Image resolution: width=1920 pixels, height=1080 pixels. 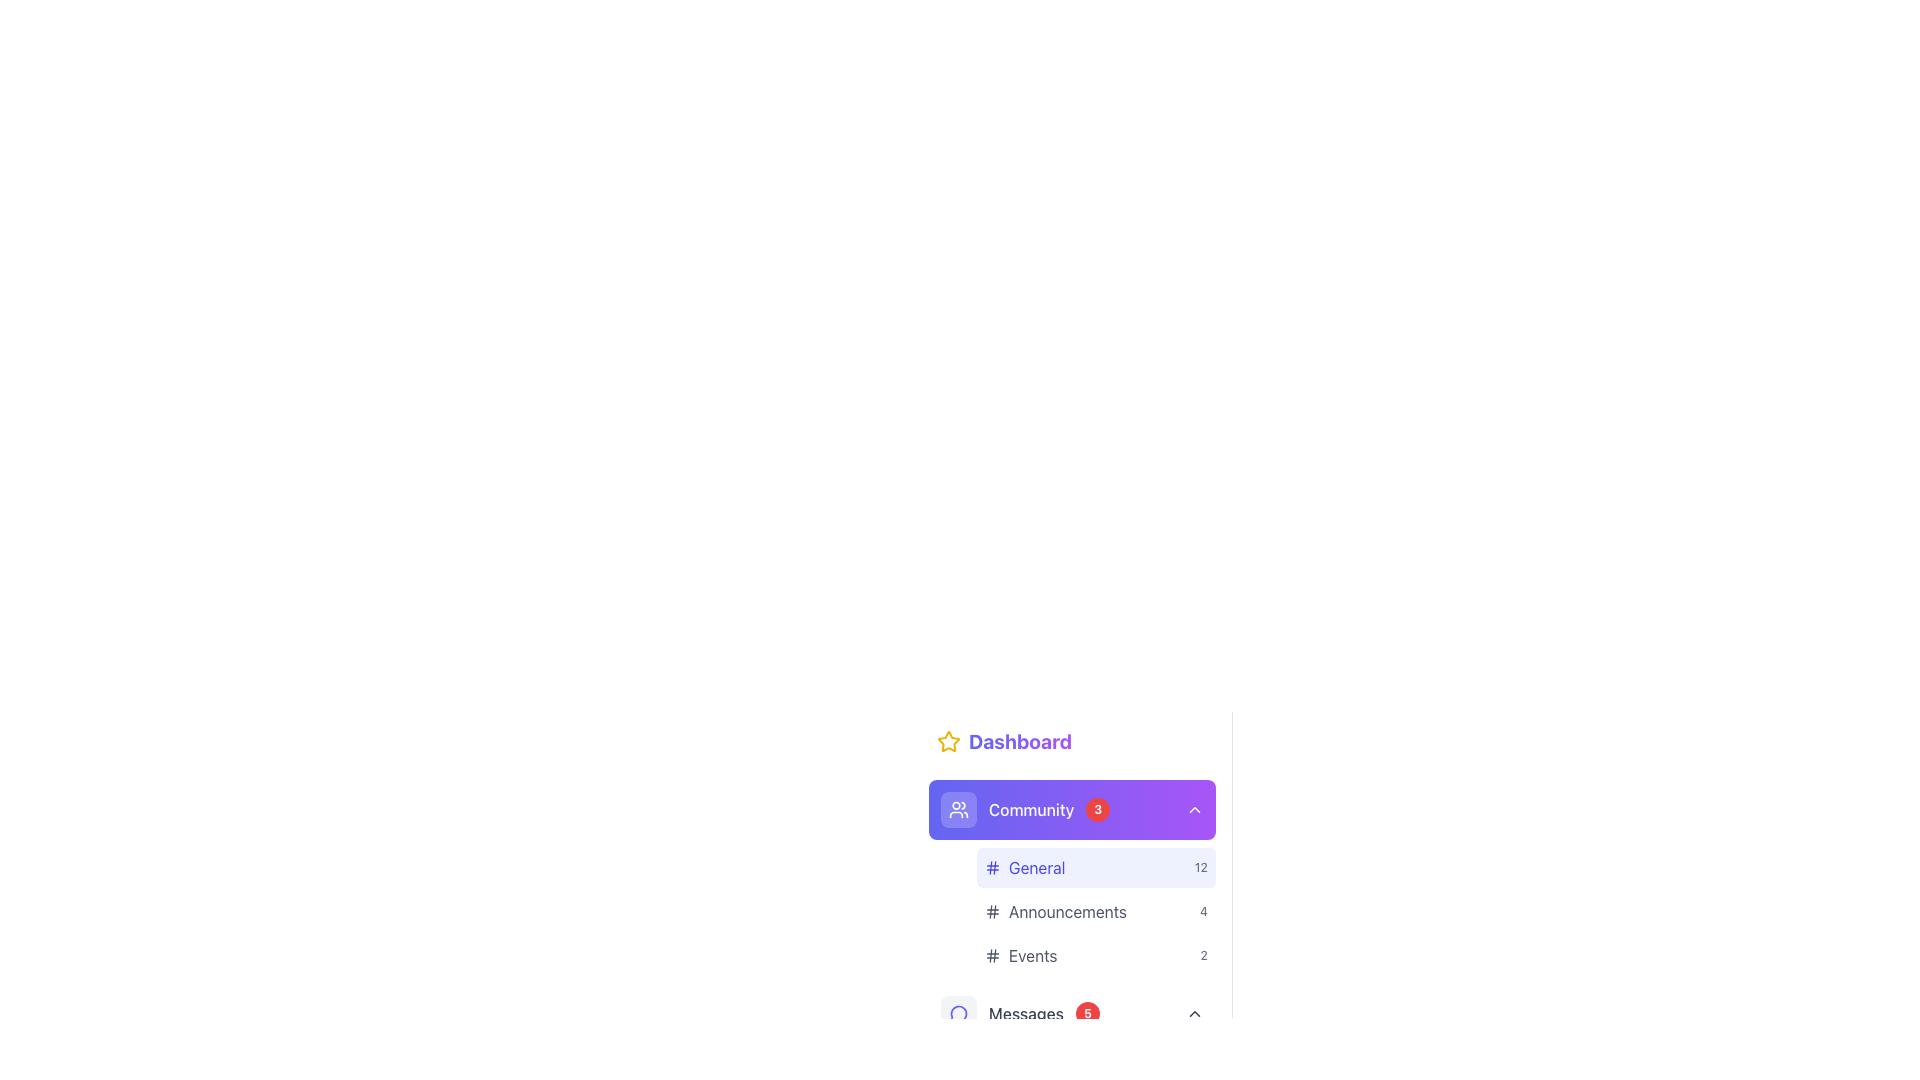 I want to click on the 'Announcements' label in the Community sidebar section, so click(x=1067, y=911).